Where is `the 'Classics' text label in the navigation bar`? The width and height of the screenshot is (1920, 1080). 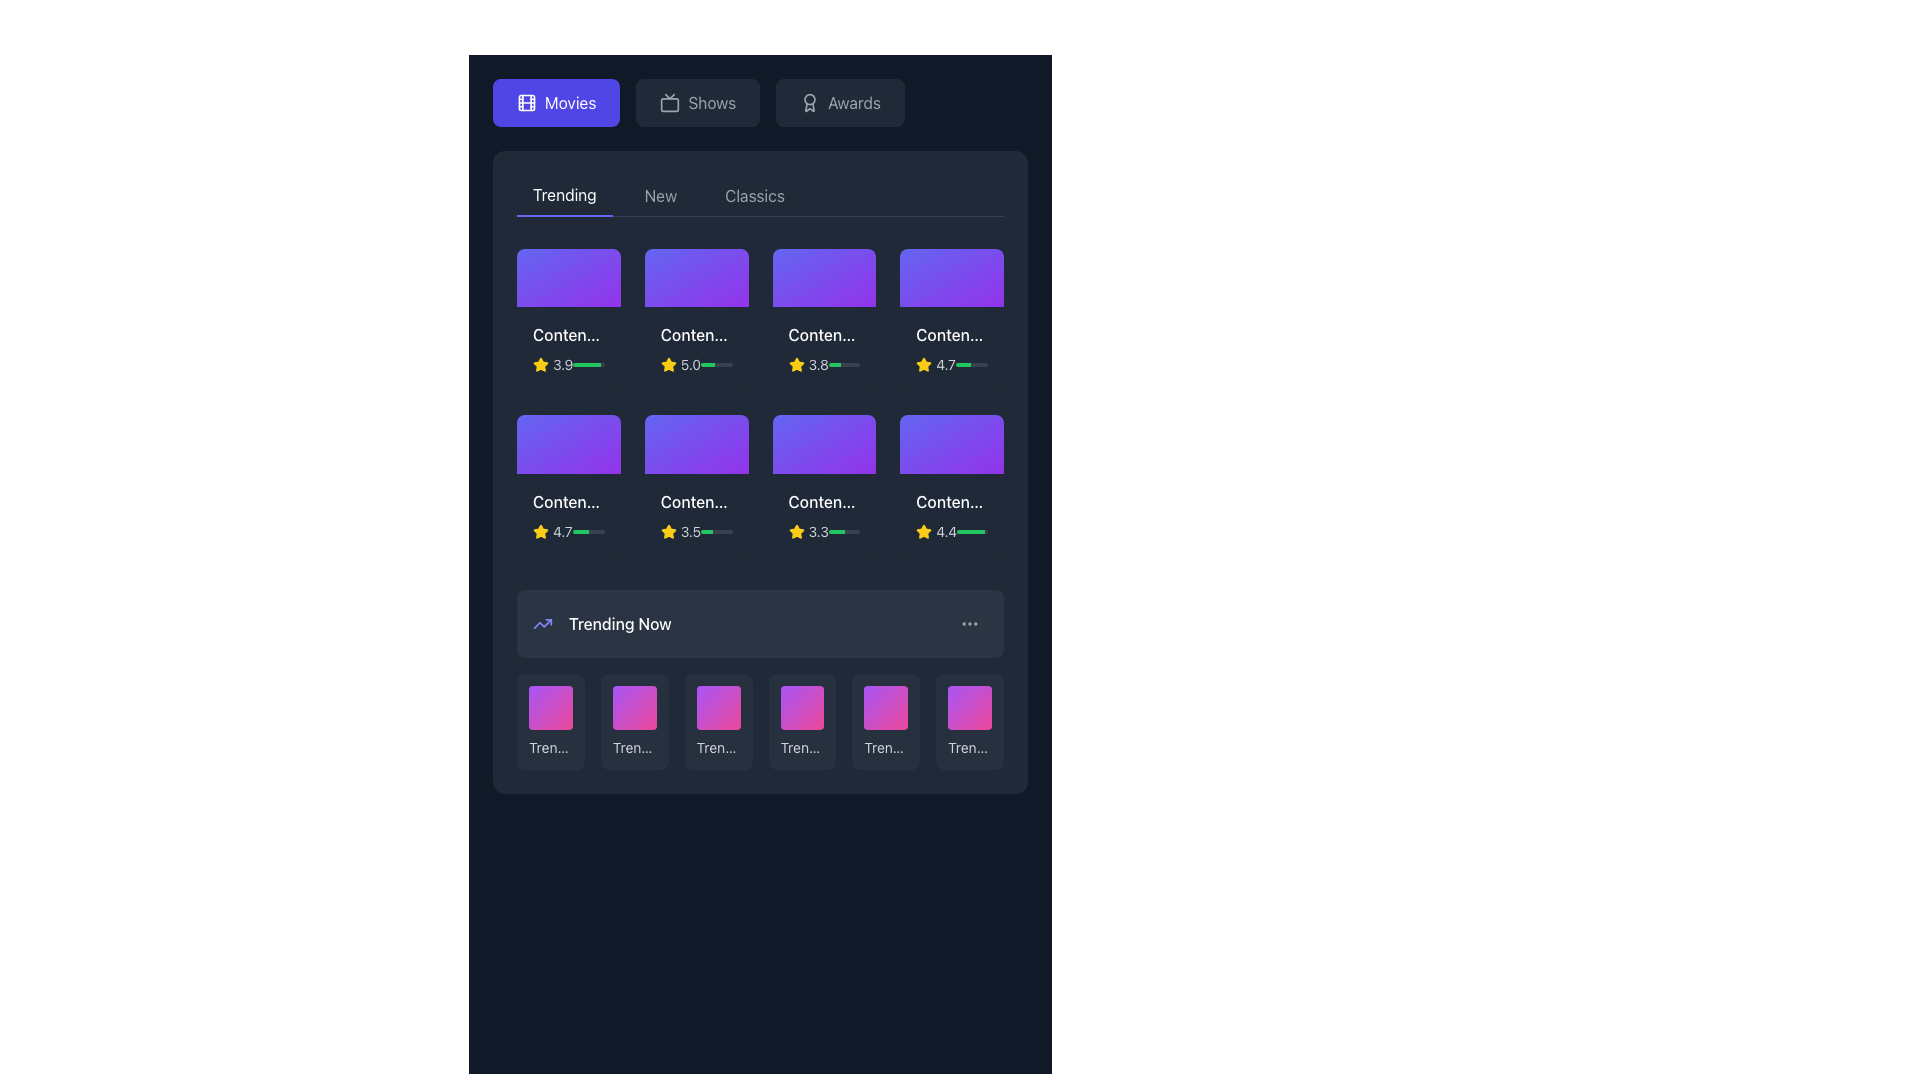
the 'Classics' text label in the navigation bar is located at coordinates (753, 196).